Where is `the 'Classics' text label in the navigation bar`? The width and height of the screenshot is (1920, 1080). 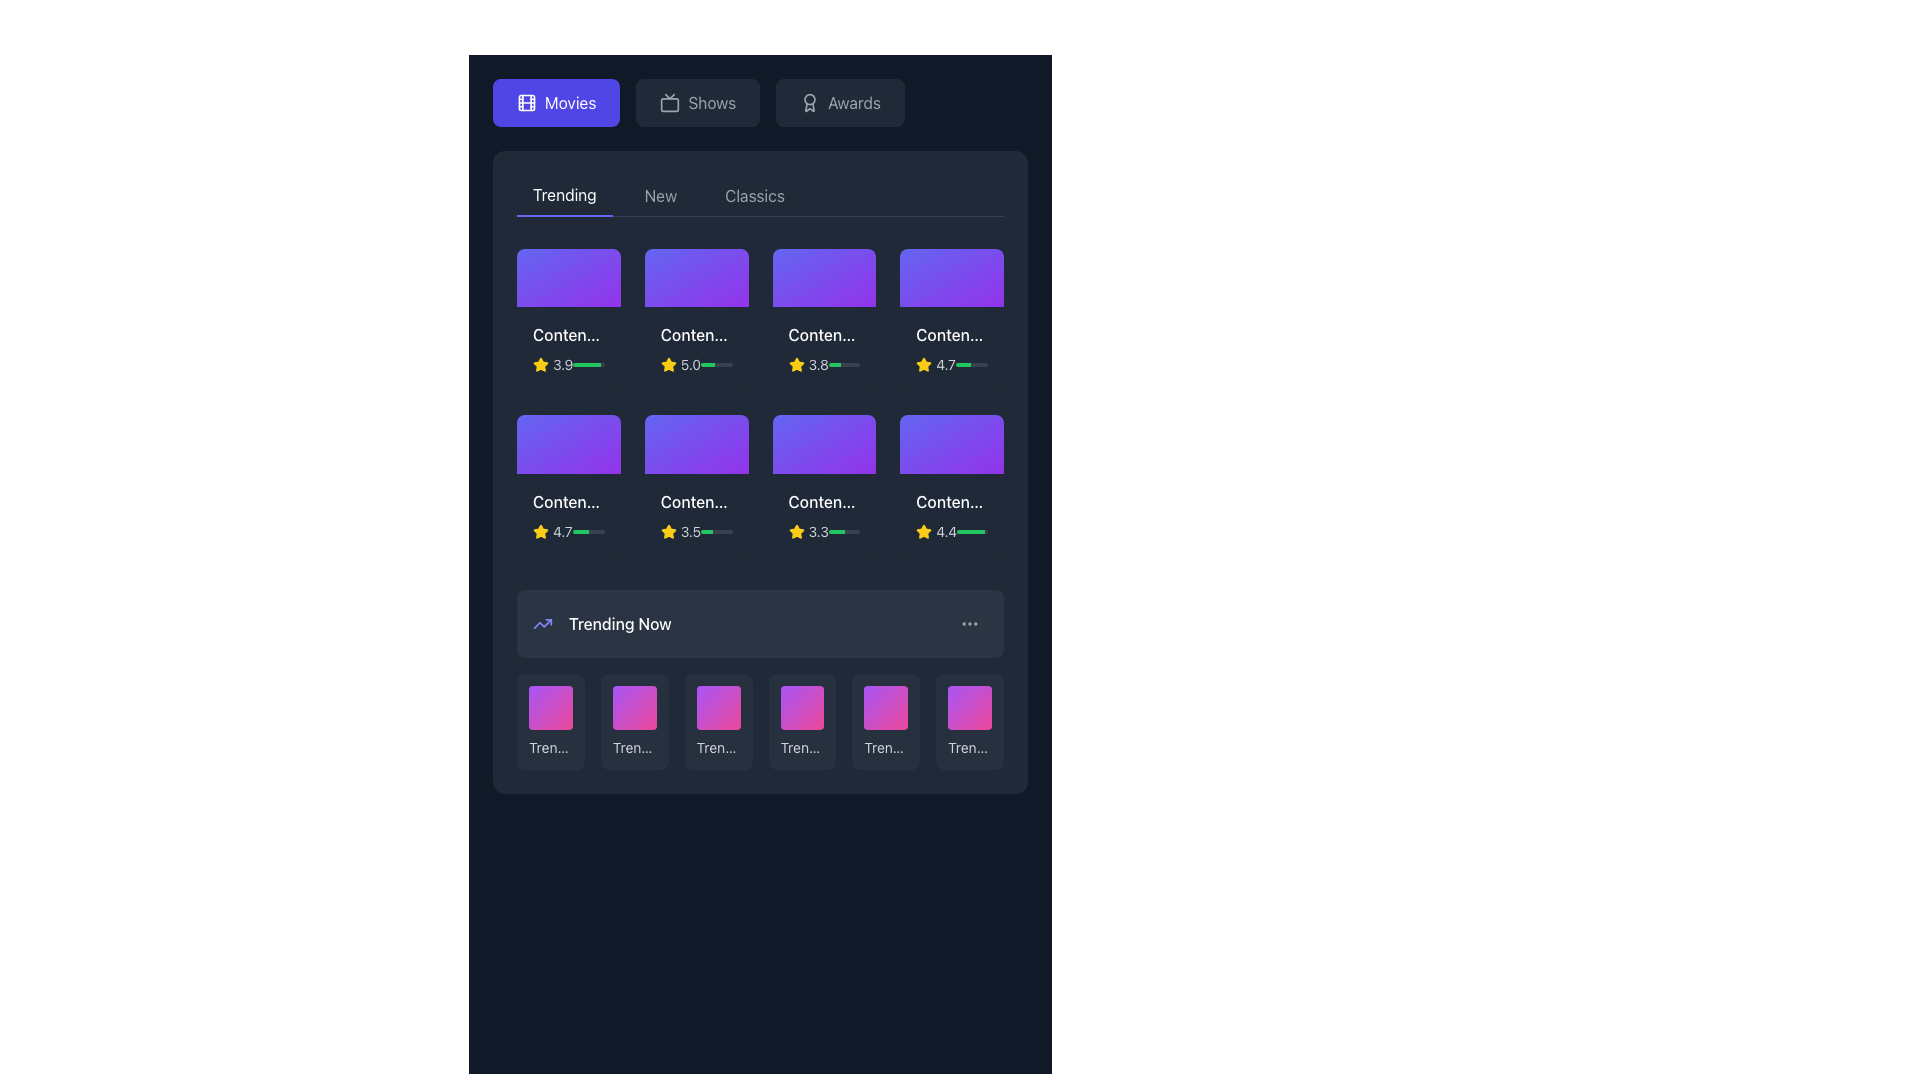
the 'Classics' text label in the navigation bar is located at coordinates (753, 196).